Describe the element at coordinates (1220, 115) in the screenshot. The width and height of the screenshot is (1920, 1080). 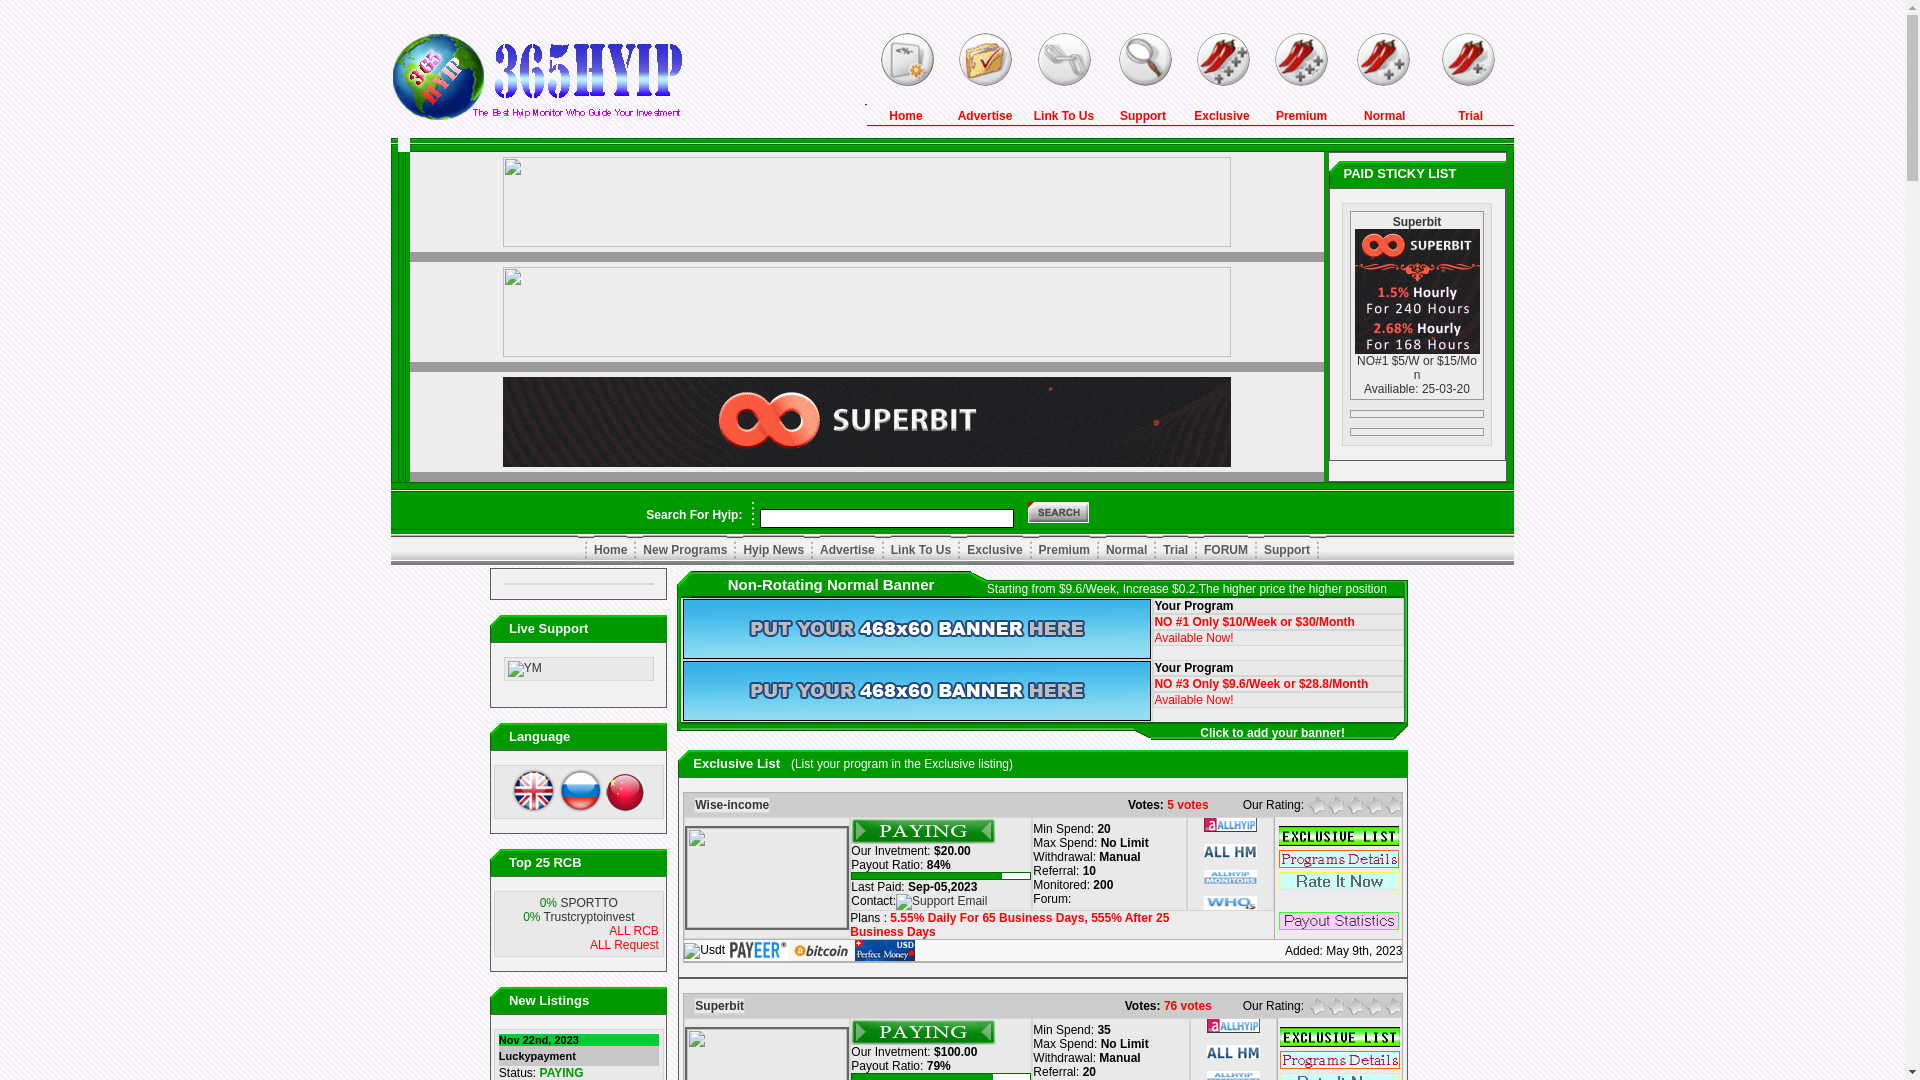
I see `'Exclusive'` at that location.